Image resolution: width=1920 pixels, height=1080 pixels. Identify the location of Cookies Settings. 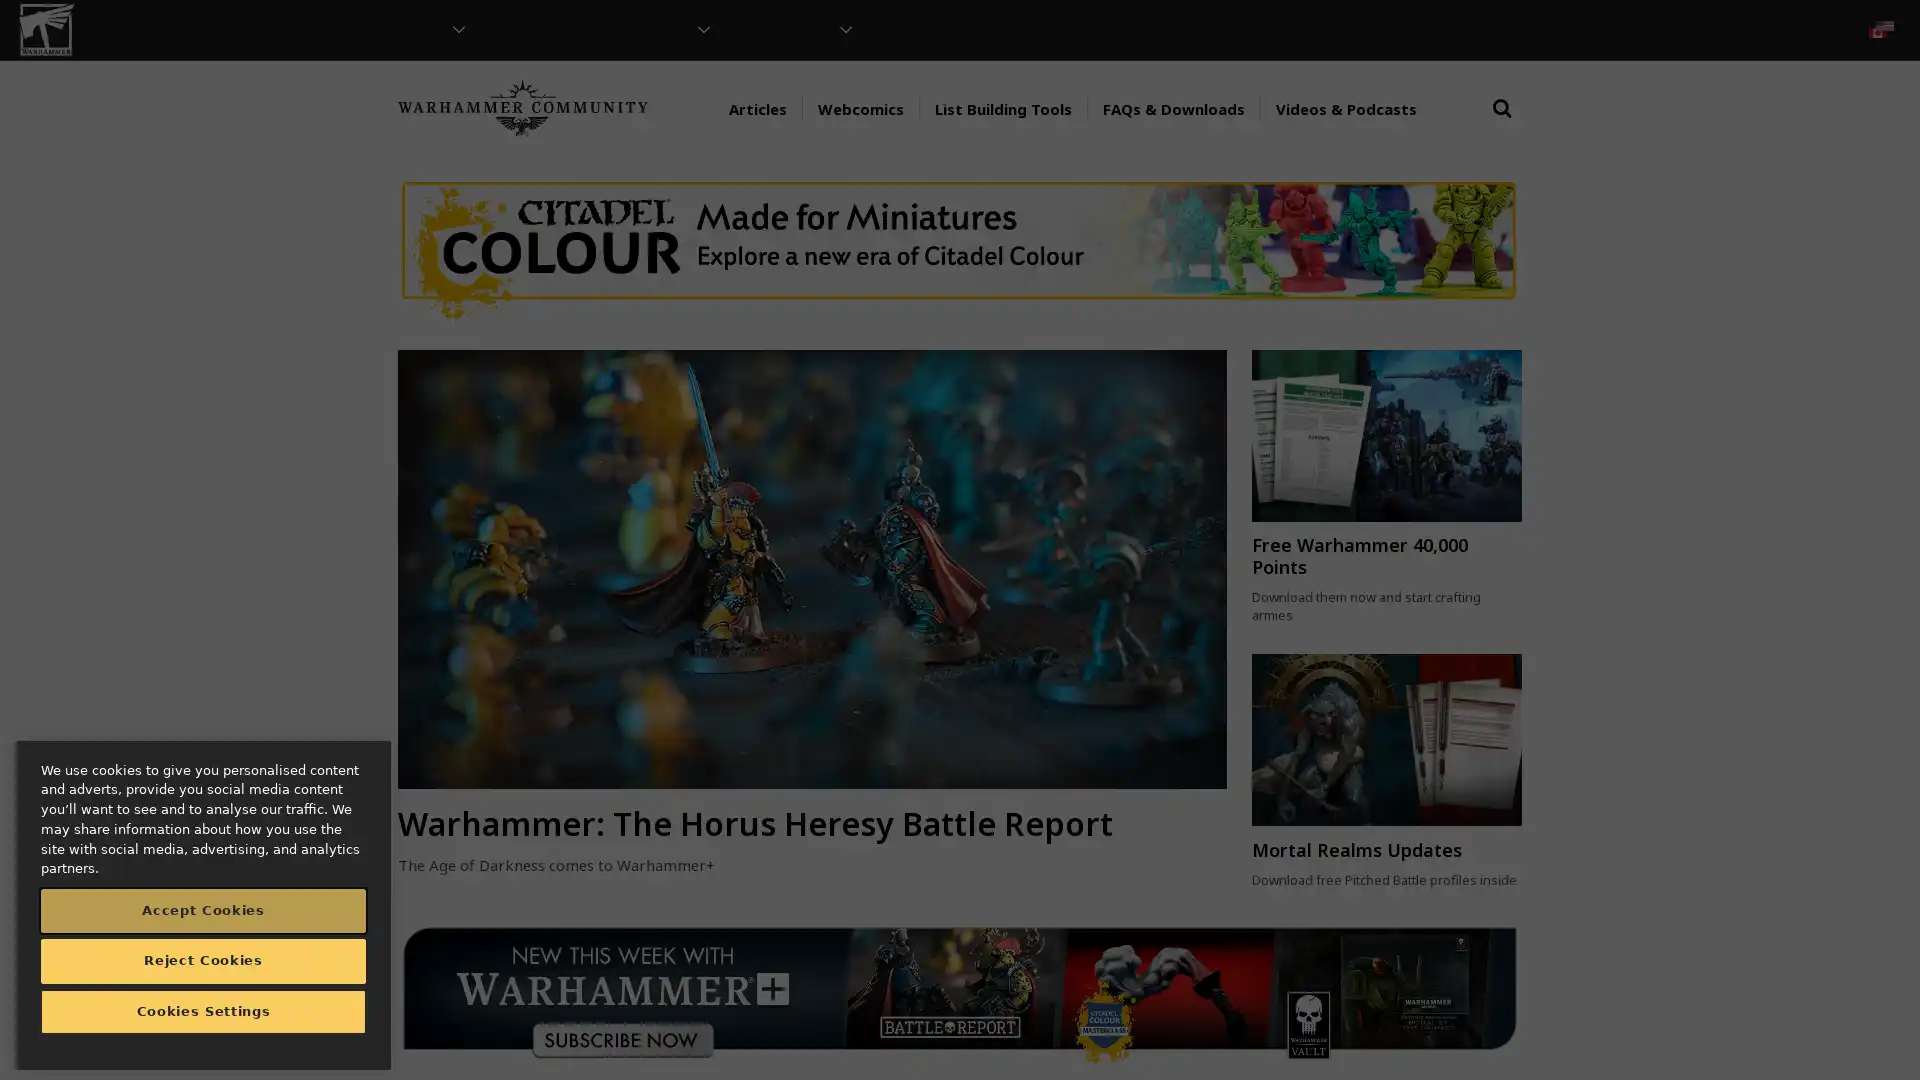
(203, 1011).